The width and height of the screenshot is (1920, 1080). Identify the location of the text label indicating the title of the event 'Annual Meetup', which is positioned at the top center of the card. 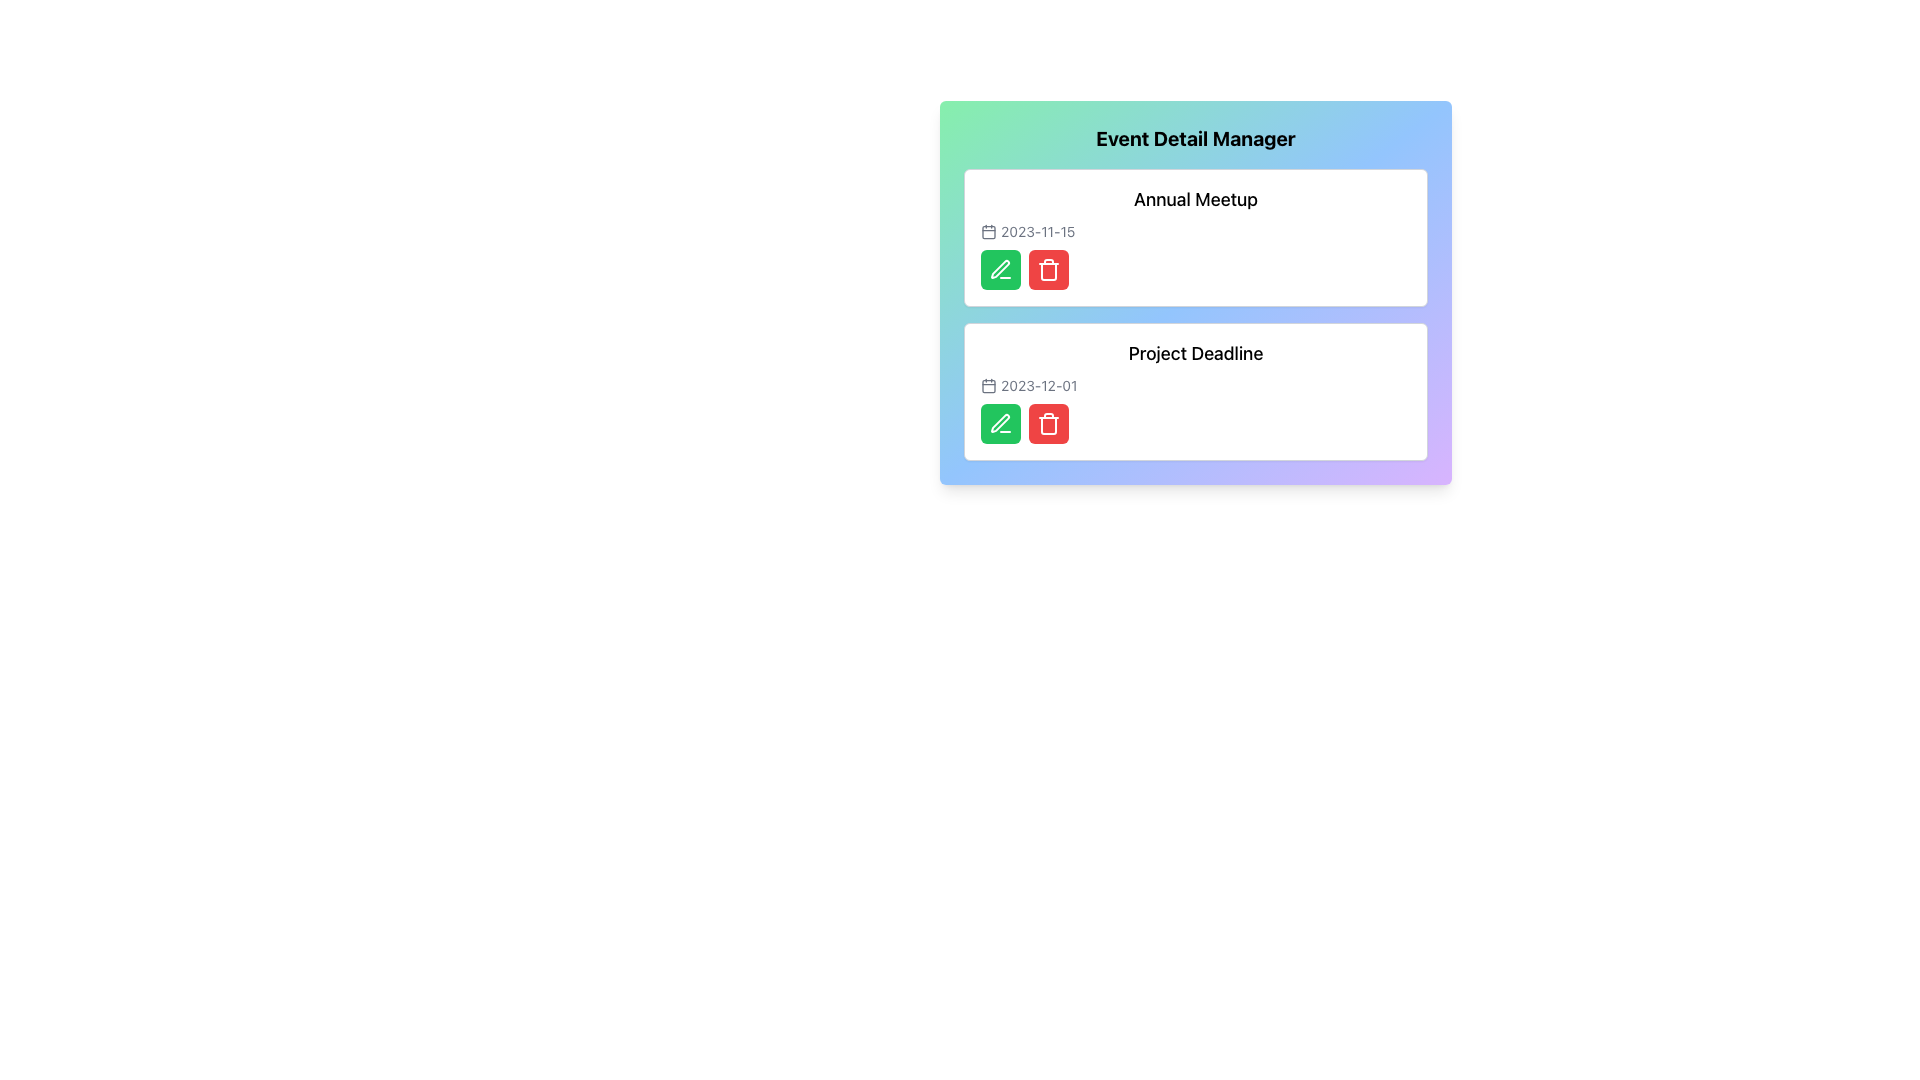
(1195, 200).